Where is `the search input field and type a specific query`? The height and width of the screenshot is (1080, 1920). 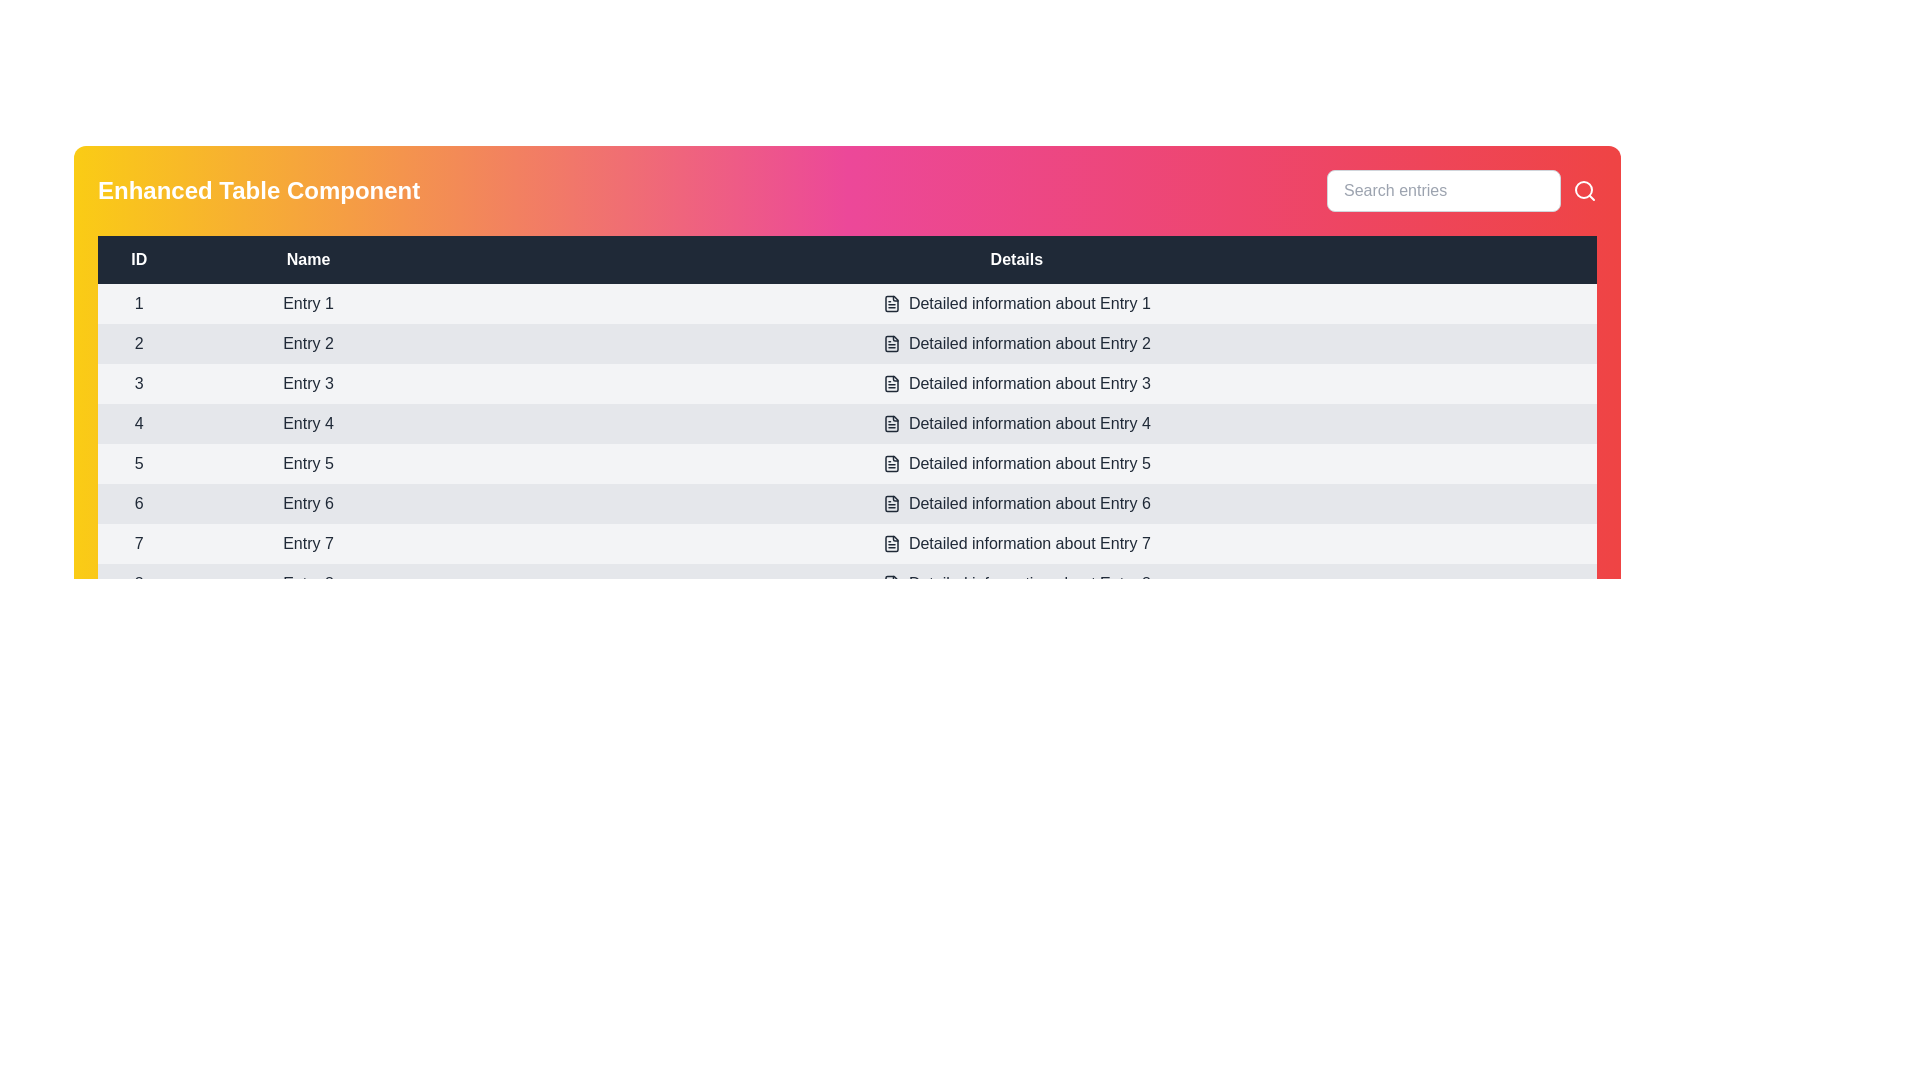 the search input field and type a specific query is located at coordinates (1444, 191).